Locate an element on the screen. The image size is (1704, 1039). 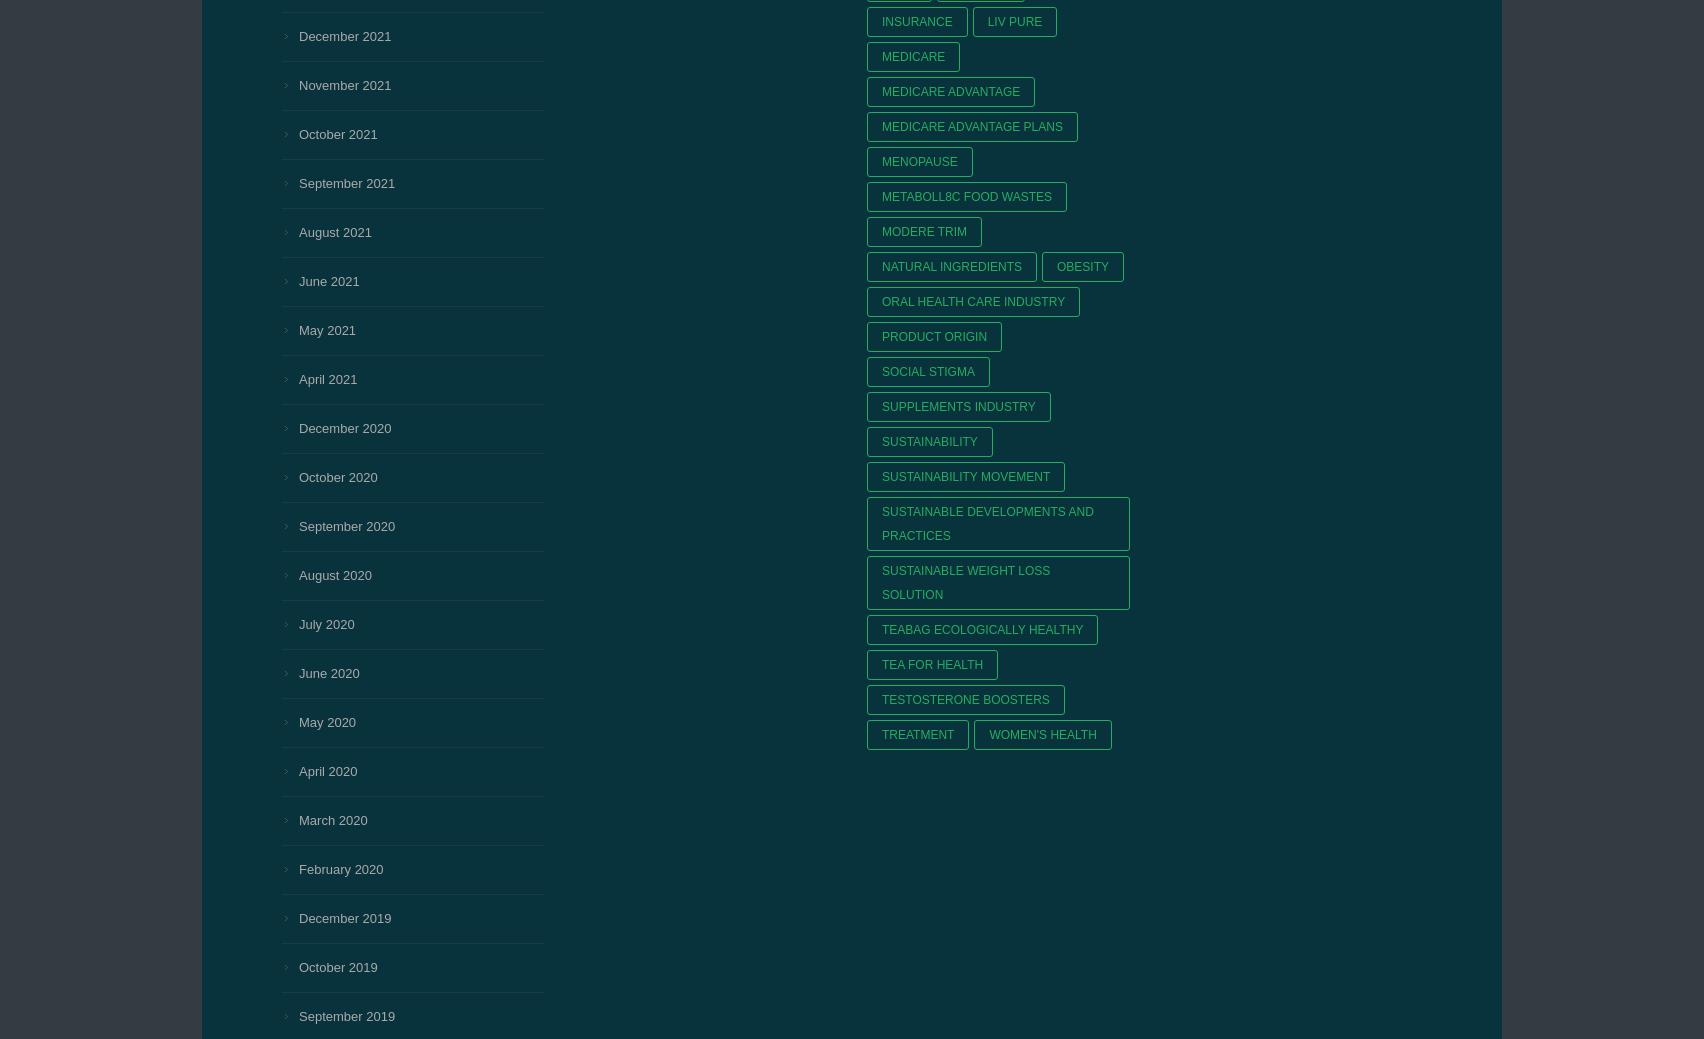
'September 2021' is located at coordinates (345, 183).